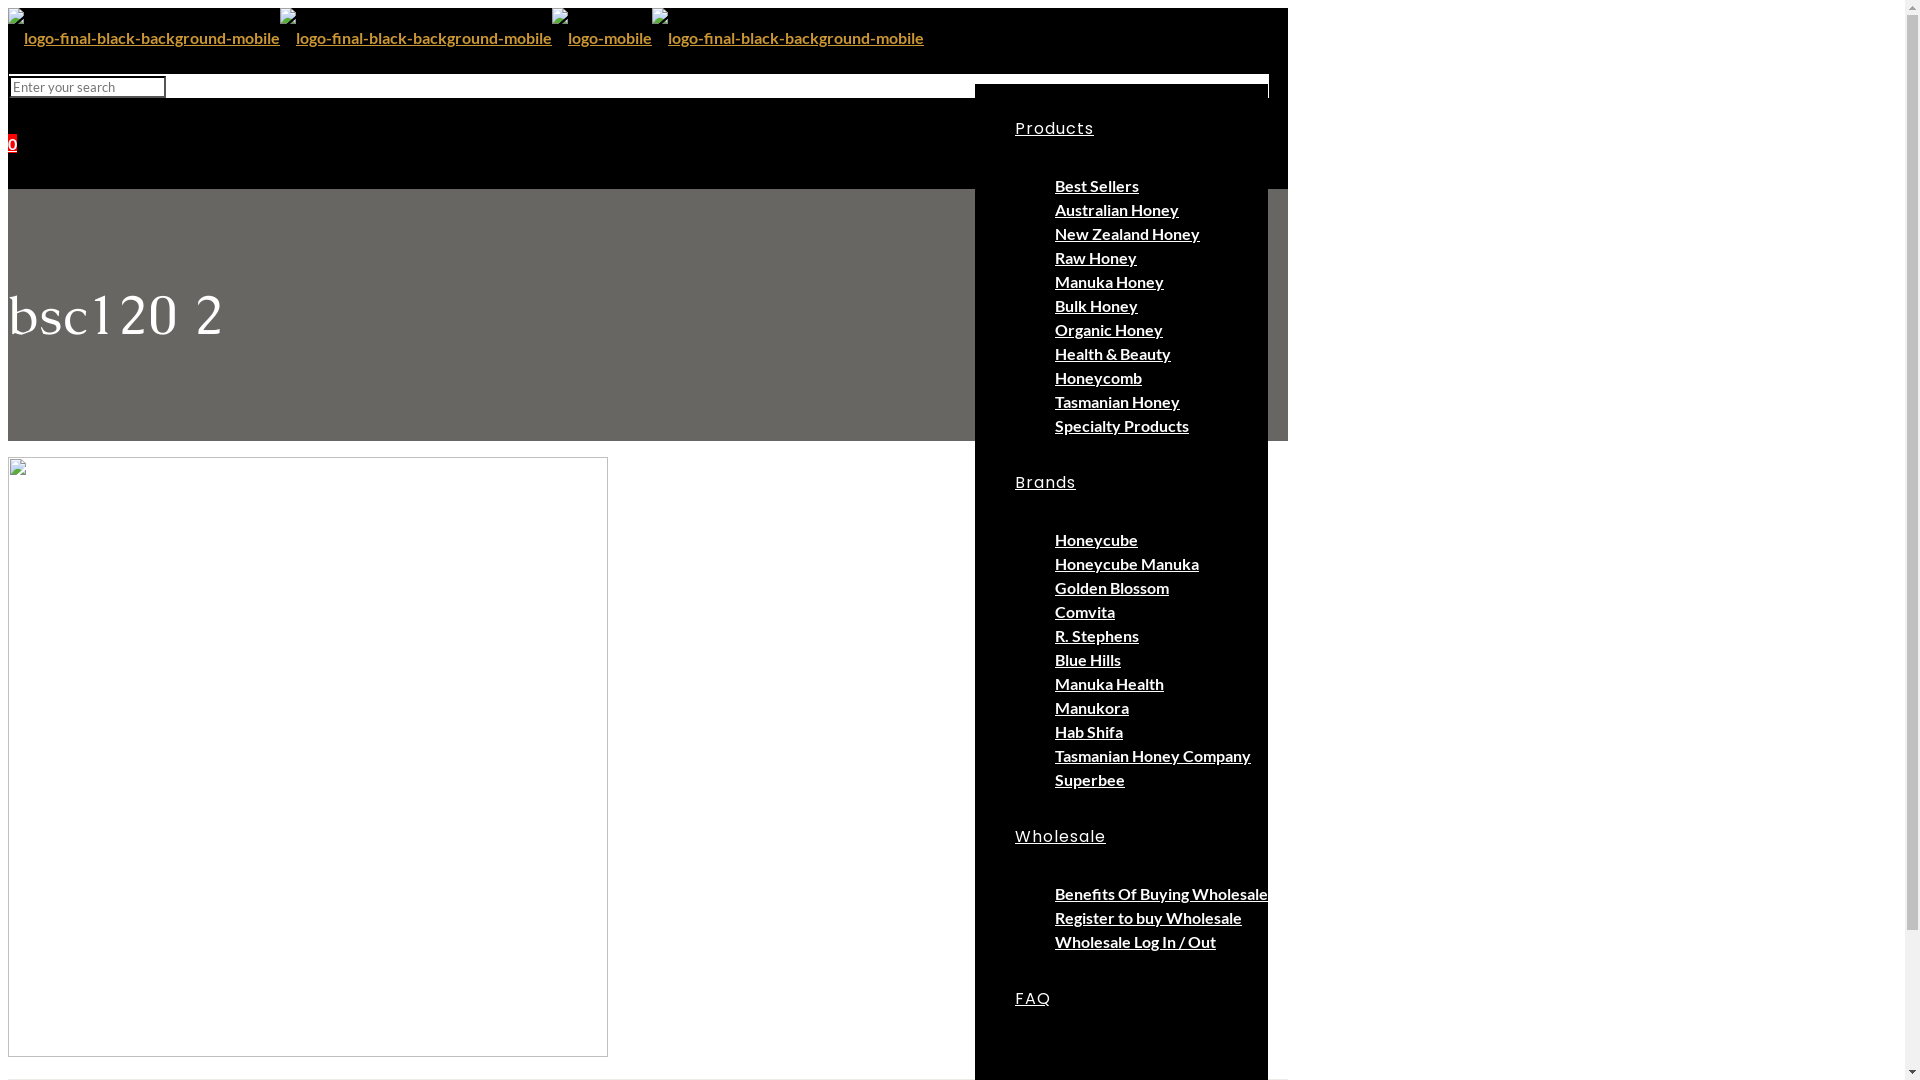 This screenshot has height=1080, width=1920. Describe the element at coordinates (1053, 128) in the screenshot. I see `'Products'` at that location.